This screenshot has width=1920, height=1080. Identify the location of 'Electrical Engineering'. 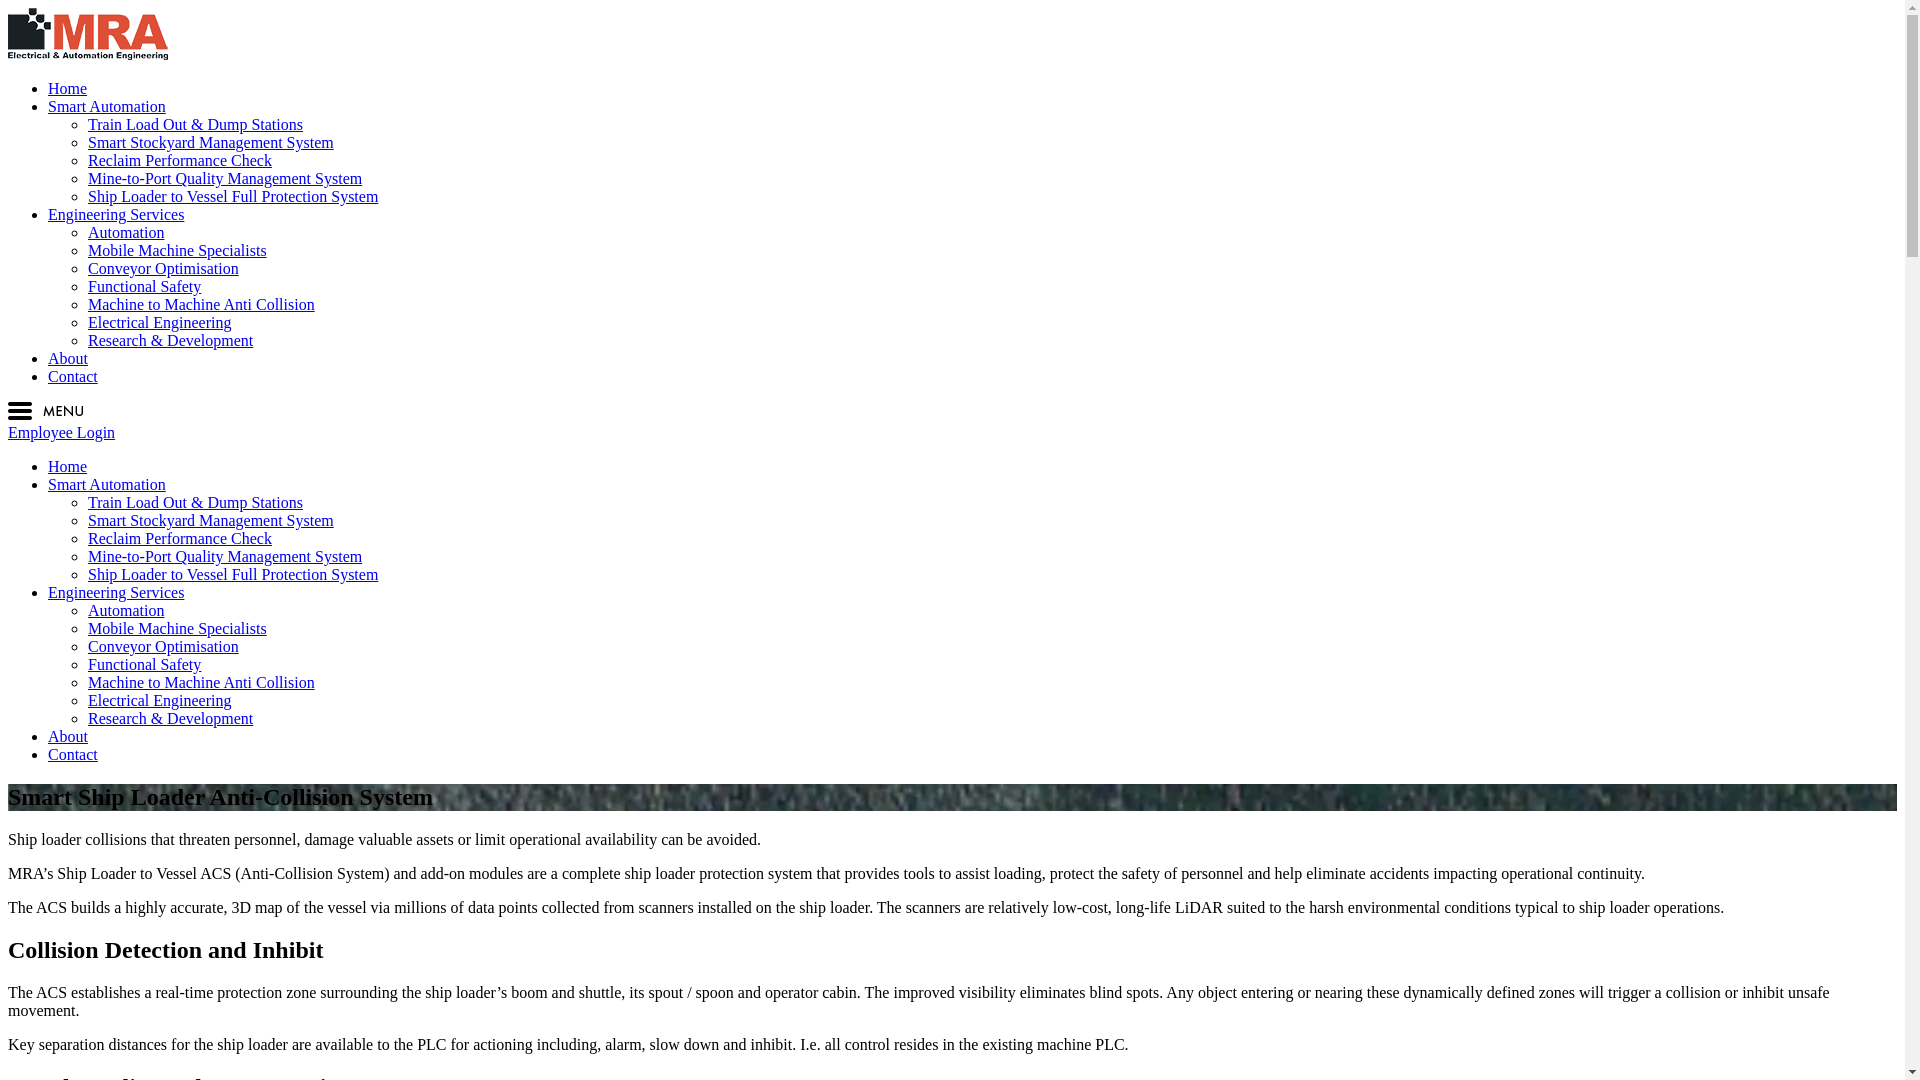
(86, 699).